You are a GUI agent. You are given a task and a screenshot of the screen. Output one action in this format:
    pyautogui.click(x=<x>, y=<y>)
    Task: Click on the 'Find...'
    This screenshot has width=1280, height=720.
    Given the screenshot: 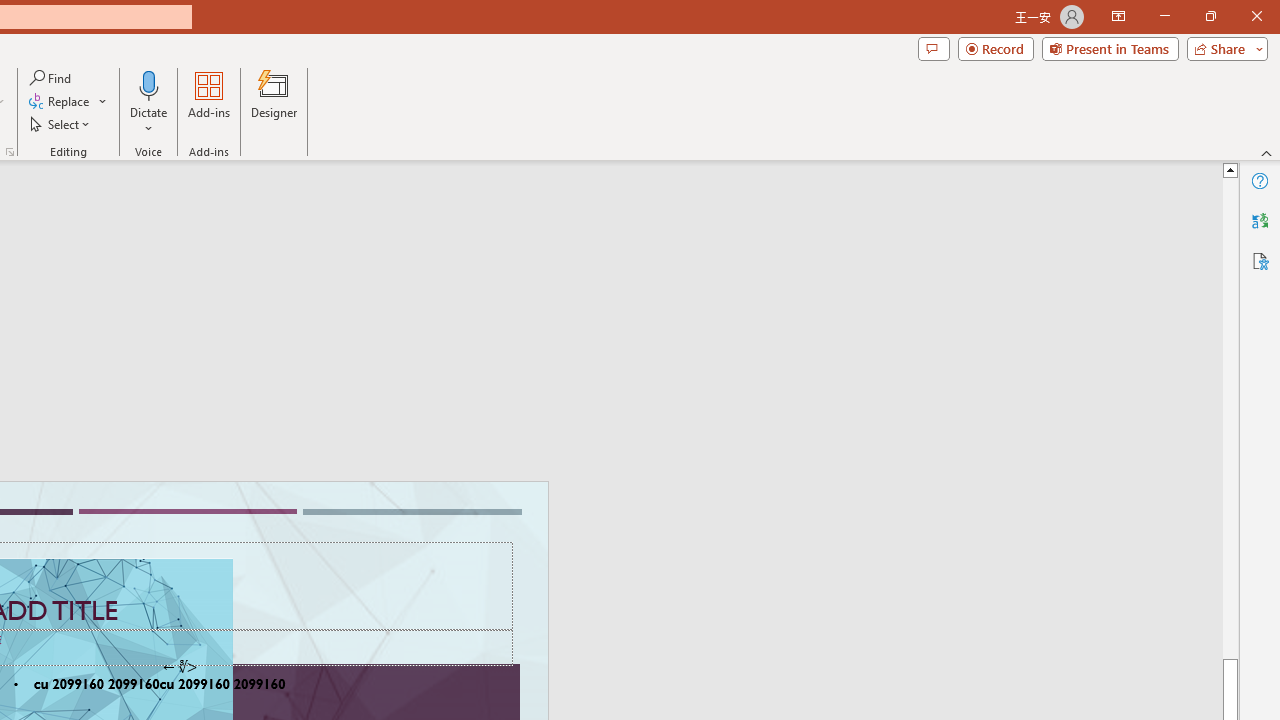 What is the action you would take?
    pyautogui.click(x=51, y=77)
    